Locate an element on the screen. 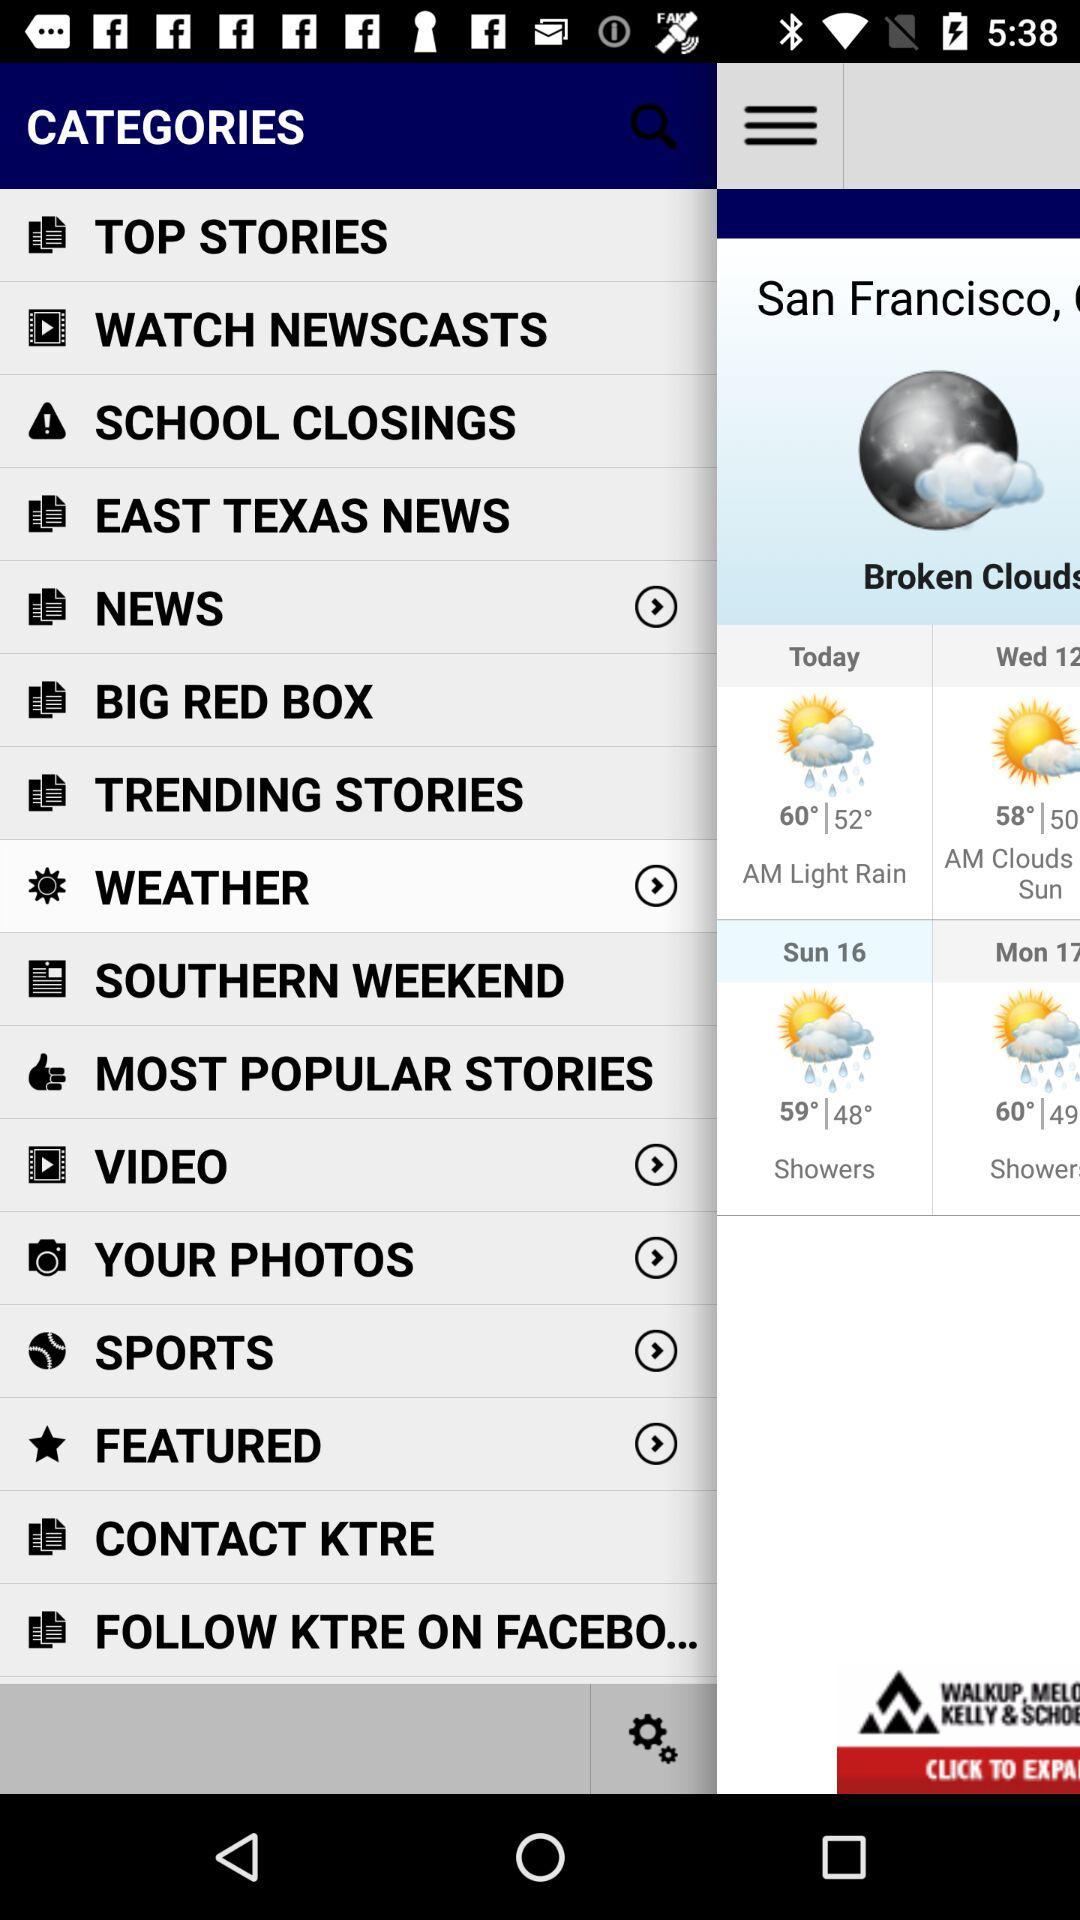 The width and height of the screenshot is (1080, 1920). advertisement is located at coordinates (957, 1727).